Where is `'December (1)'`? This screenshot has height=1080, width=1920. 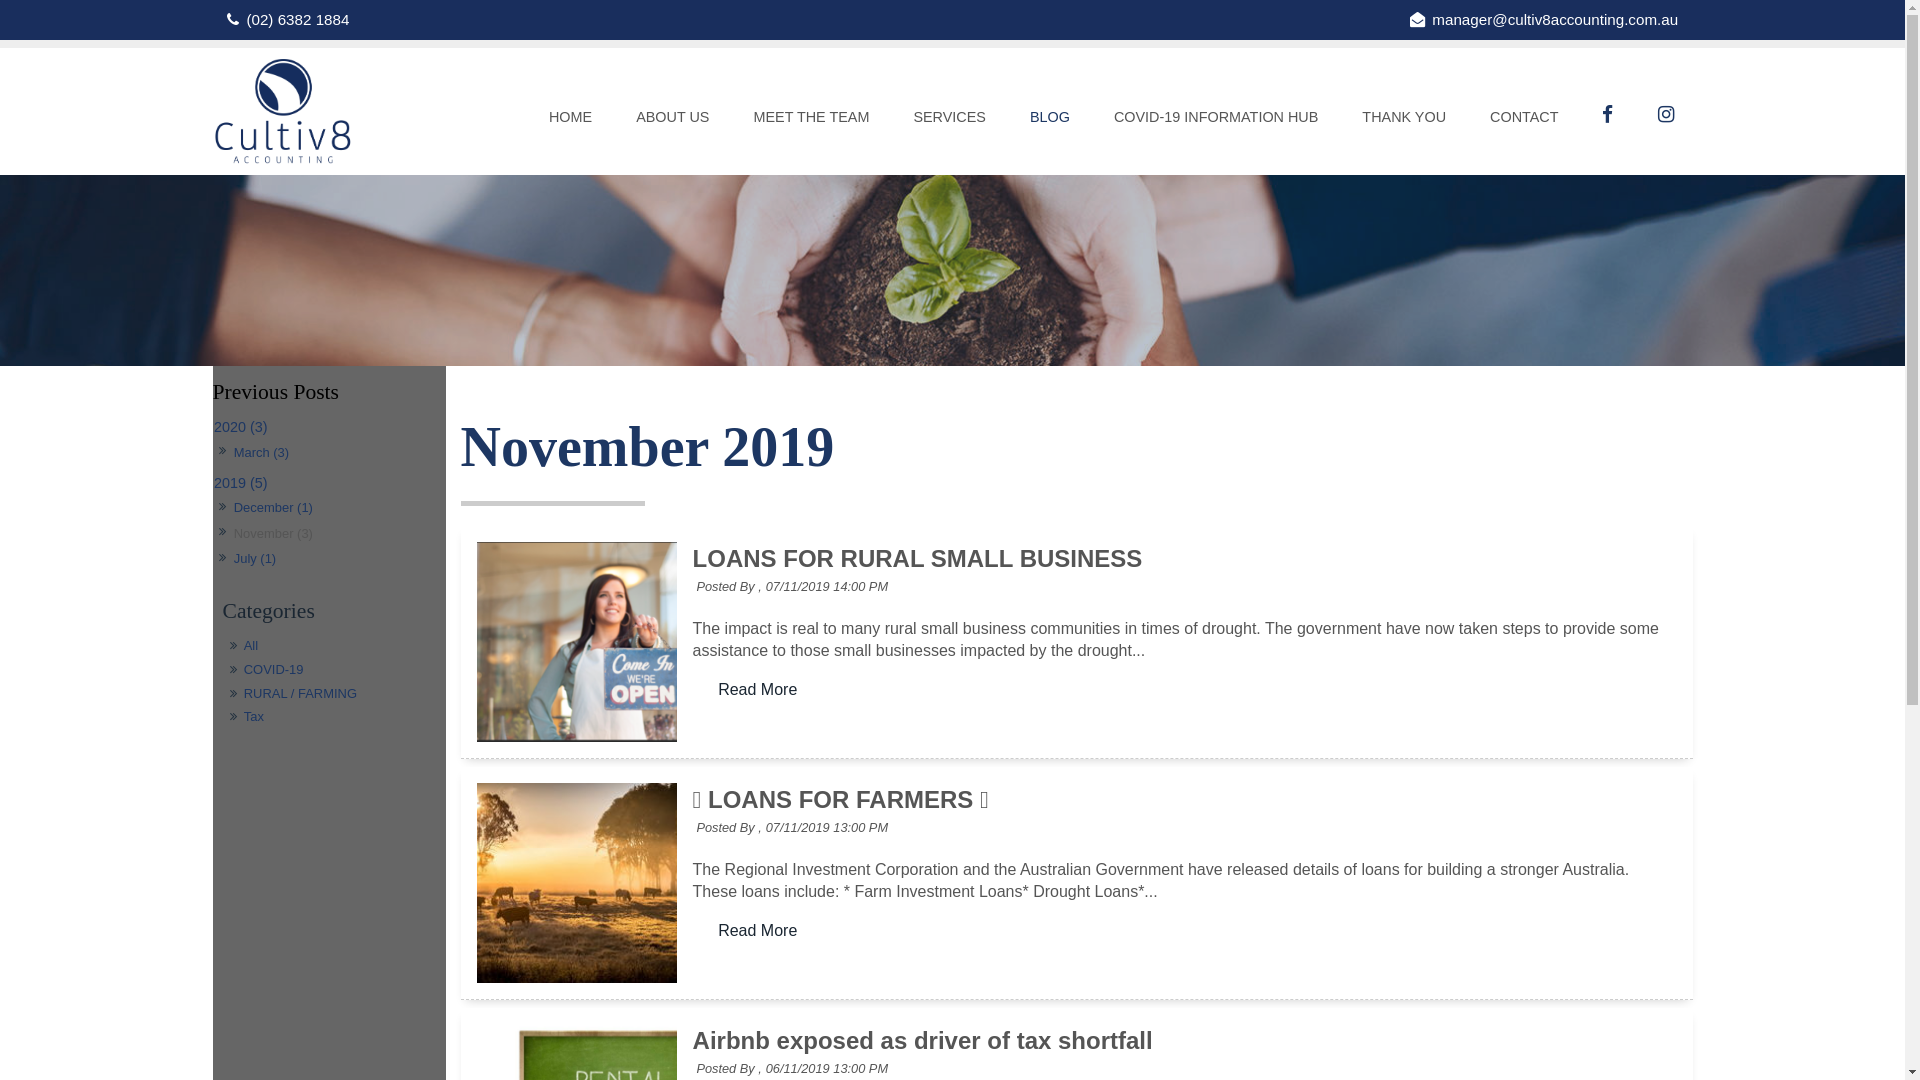 'December (1)' is located at coordinates (272, 507).